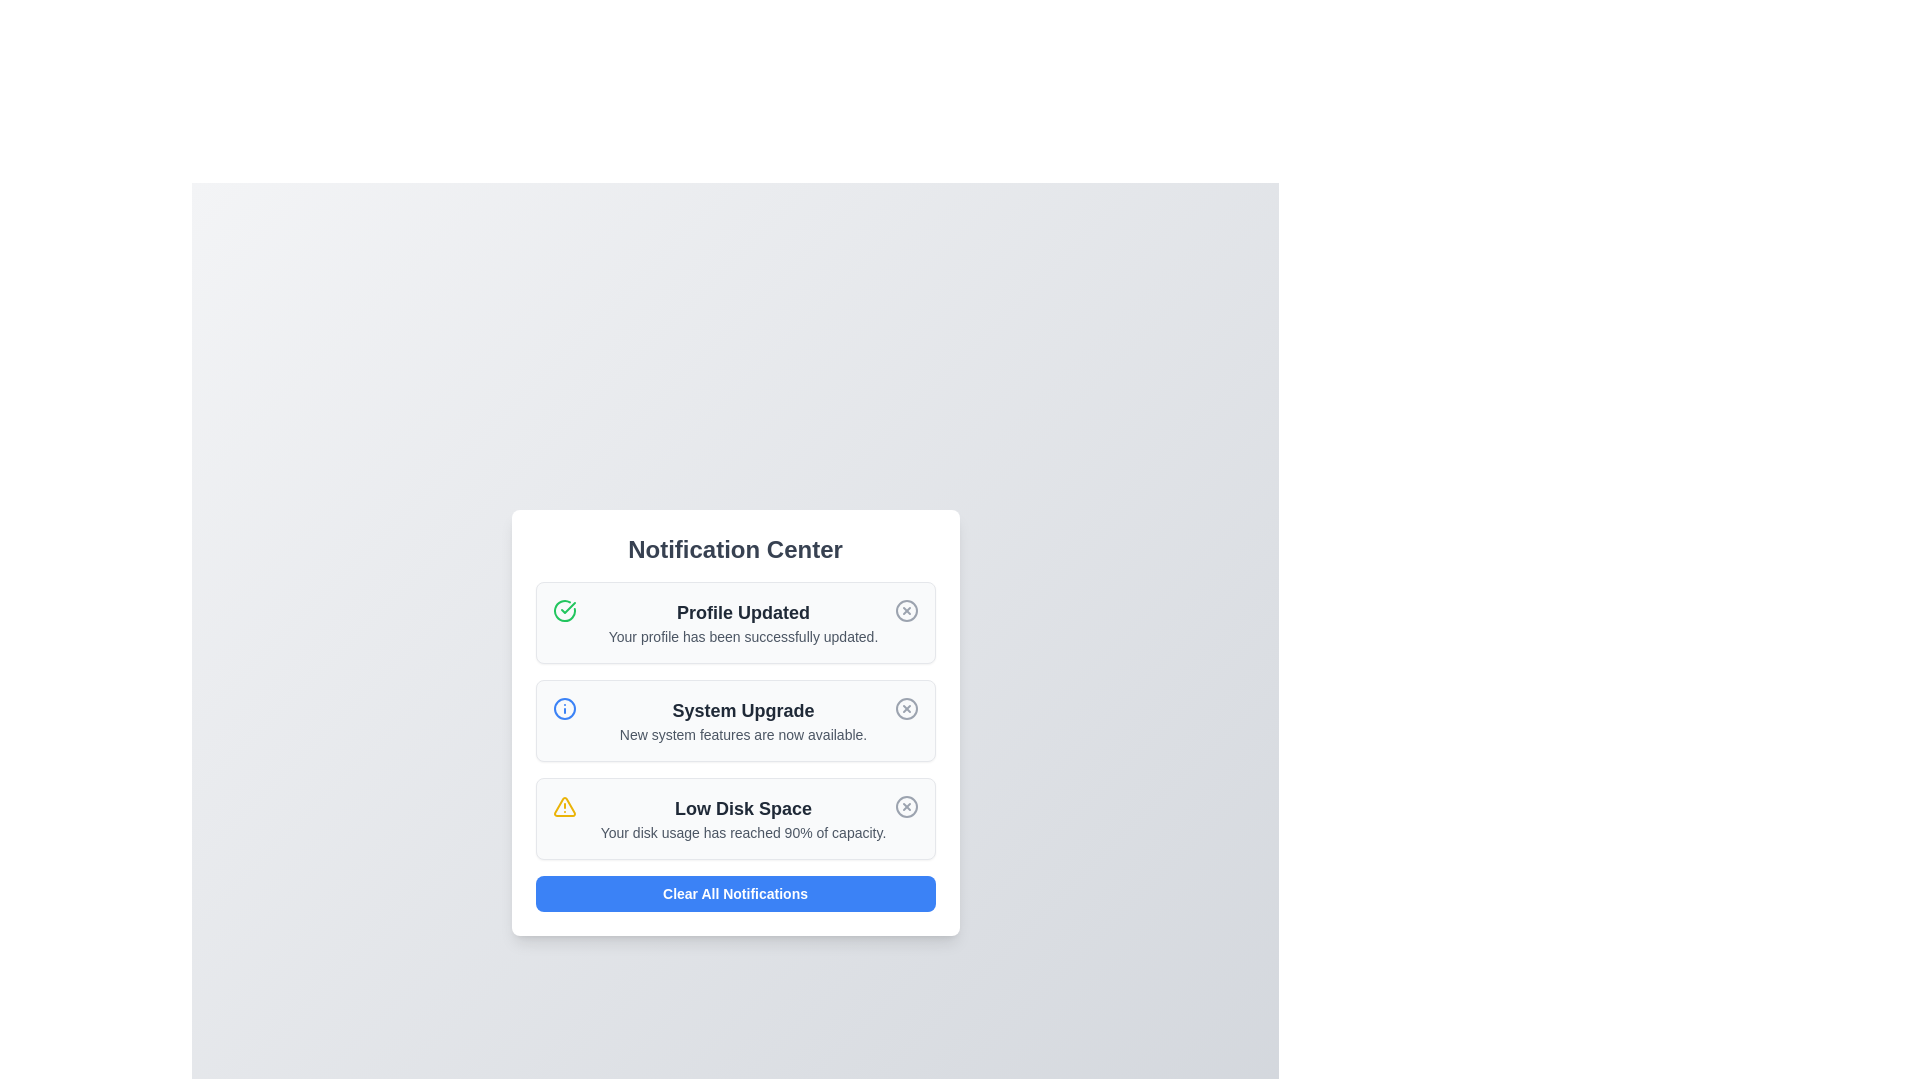 This screenshot has height=1080, width=1920. What do you see at coordinates (905, 805) in the screenshot?
I see `the circular graphical element that serves as the background for the 'close' icon on the right side of the 'Low Disk Space' notification` at bounding box center [905, 805].